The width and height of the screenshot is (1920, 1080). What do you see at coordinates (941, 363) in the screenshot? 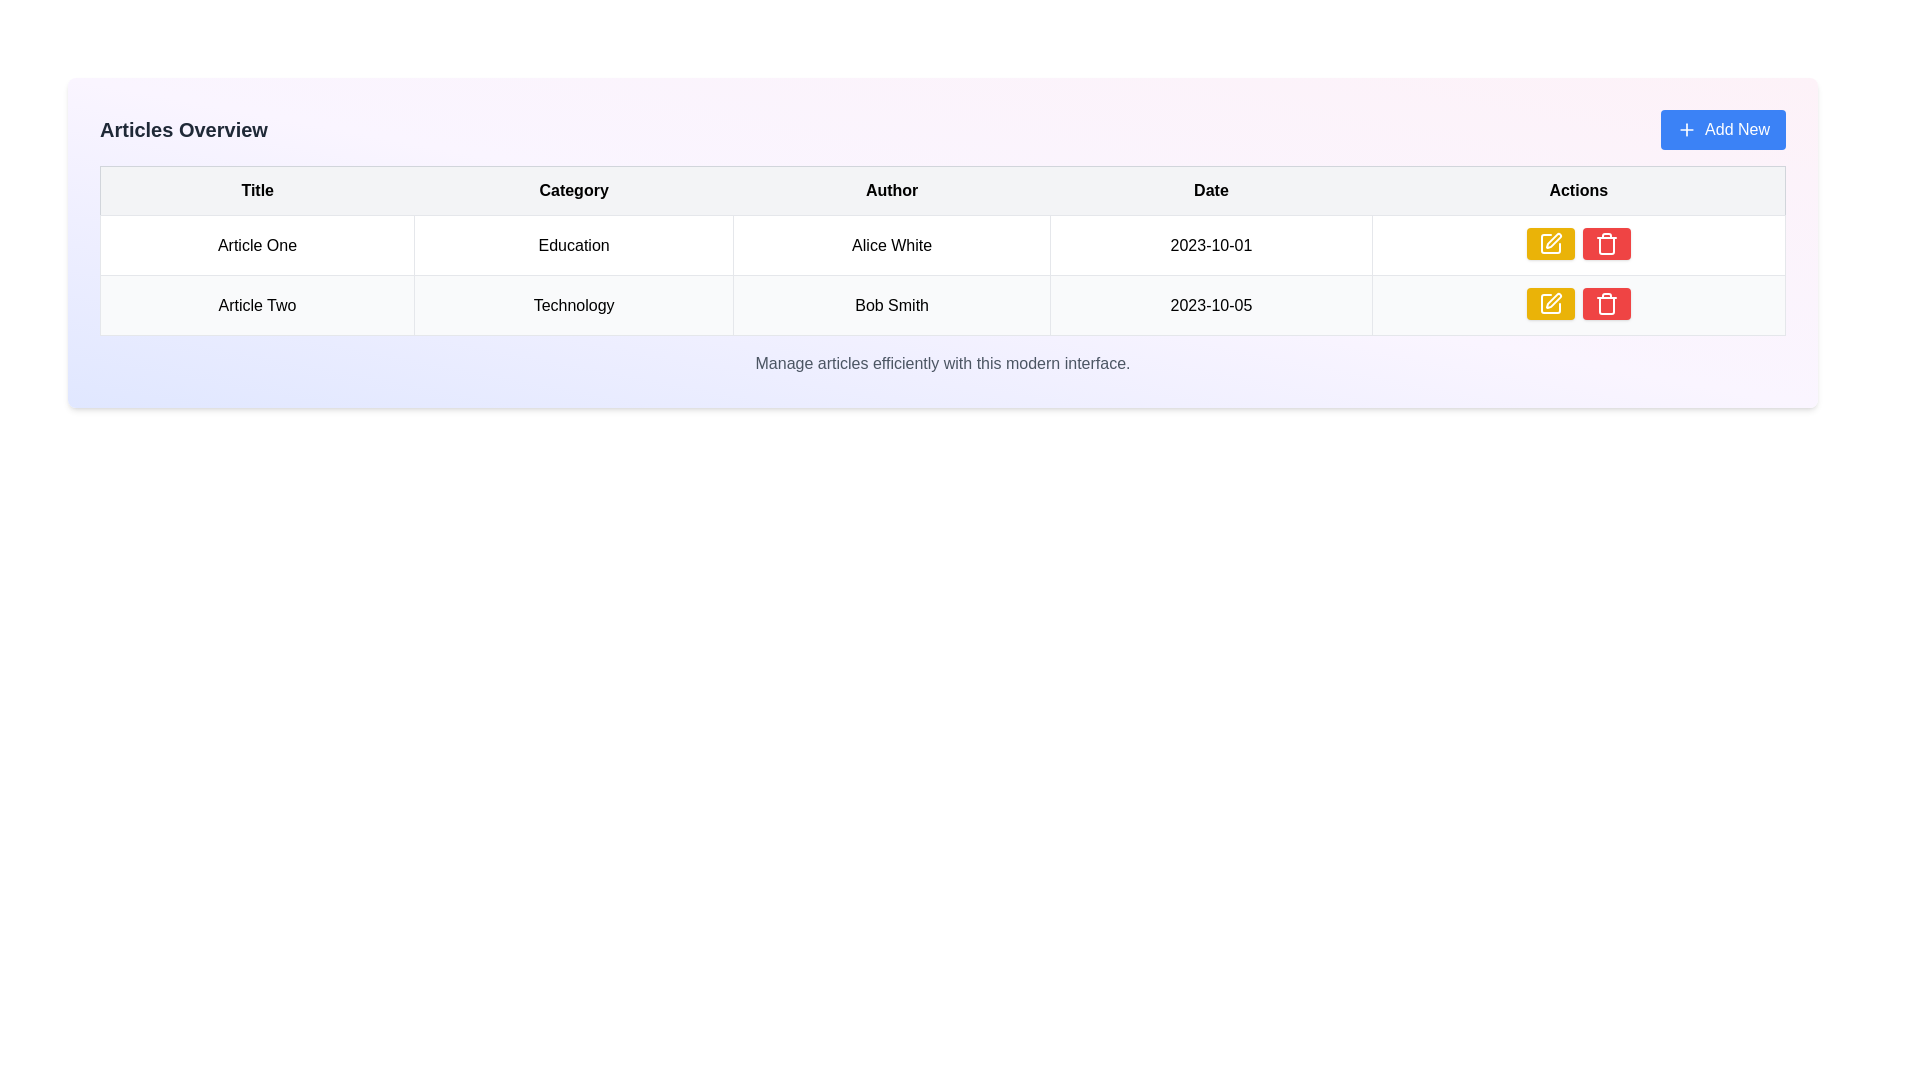
I see `the text block containing the message 'Manage articles efficiently with this modern interface.'` at bounding box center [941, 363].